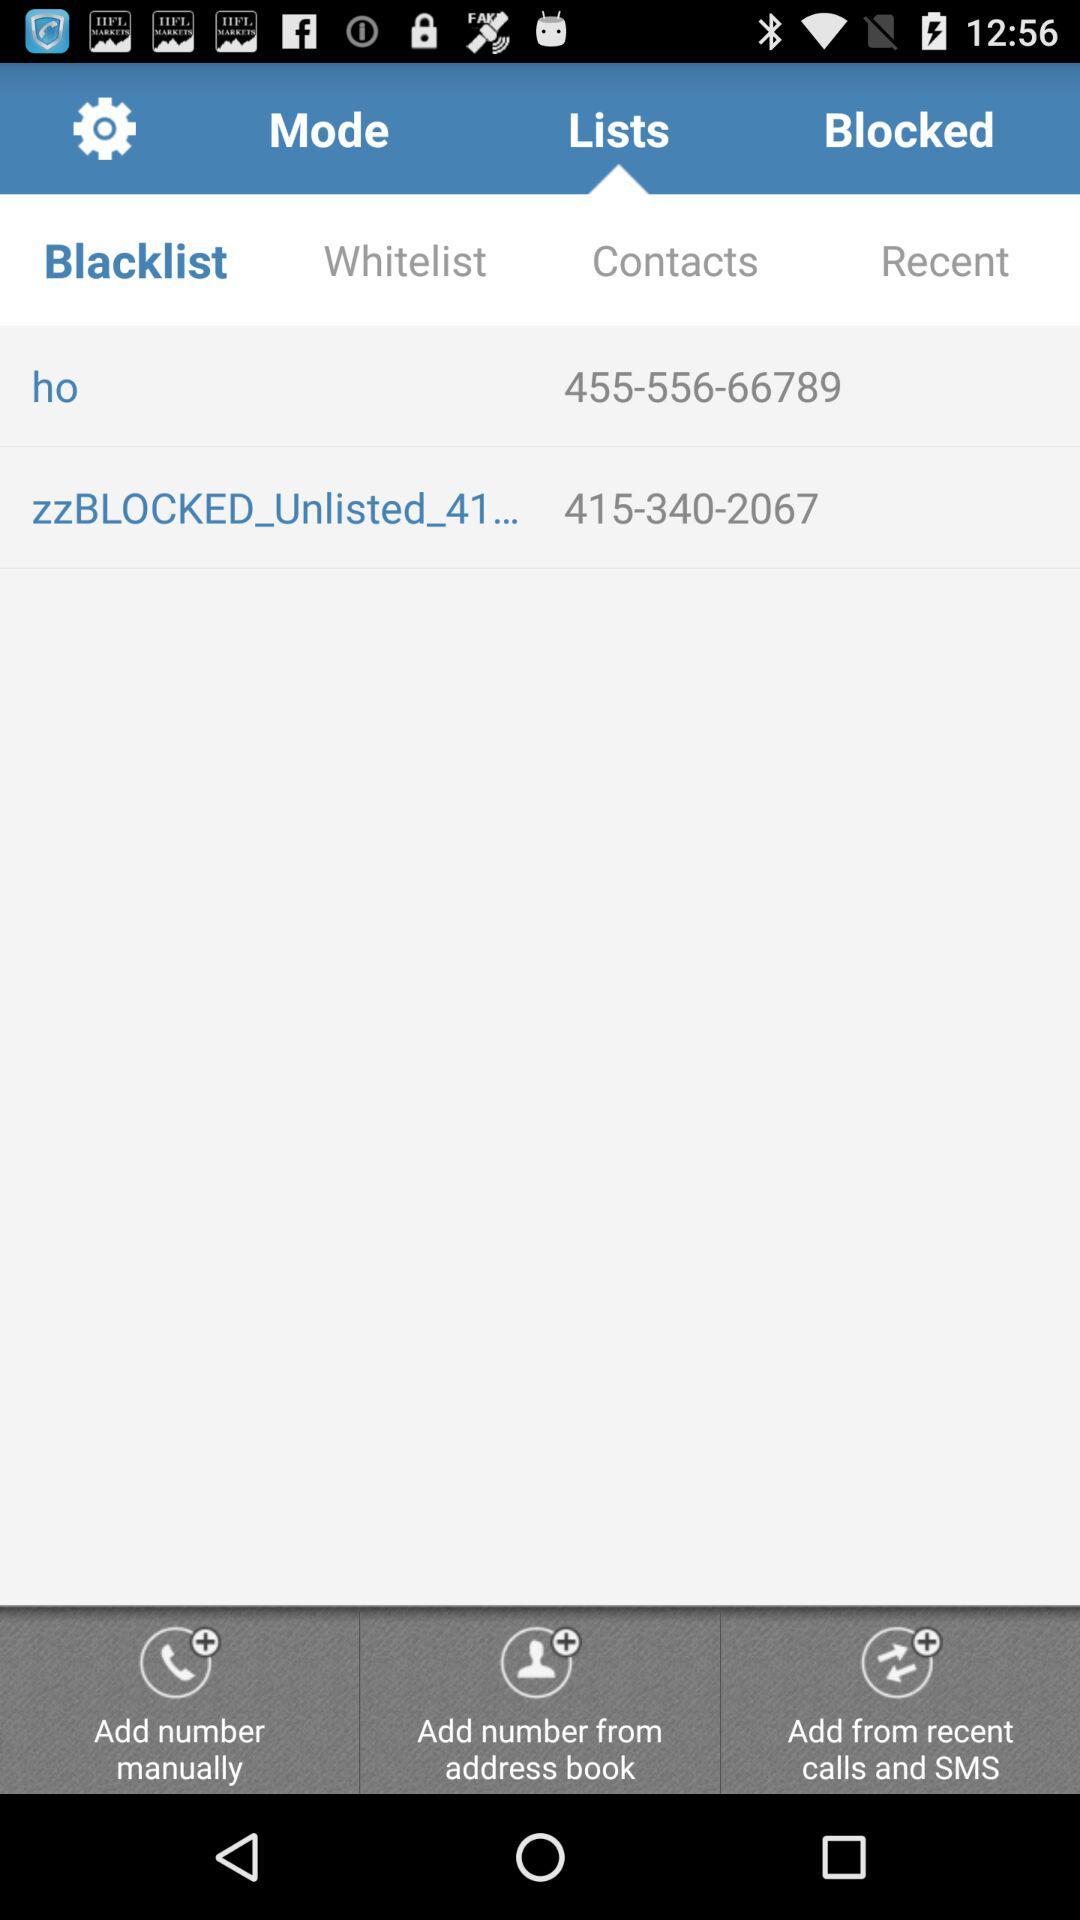 The width and height of the screenshot is (1080, 1920). I want to click on the blacklist item, so click(135, 258).